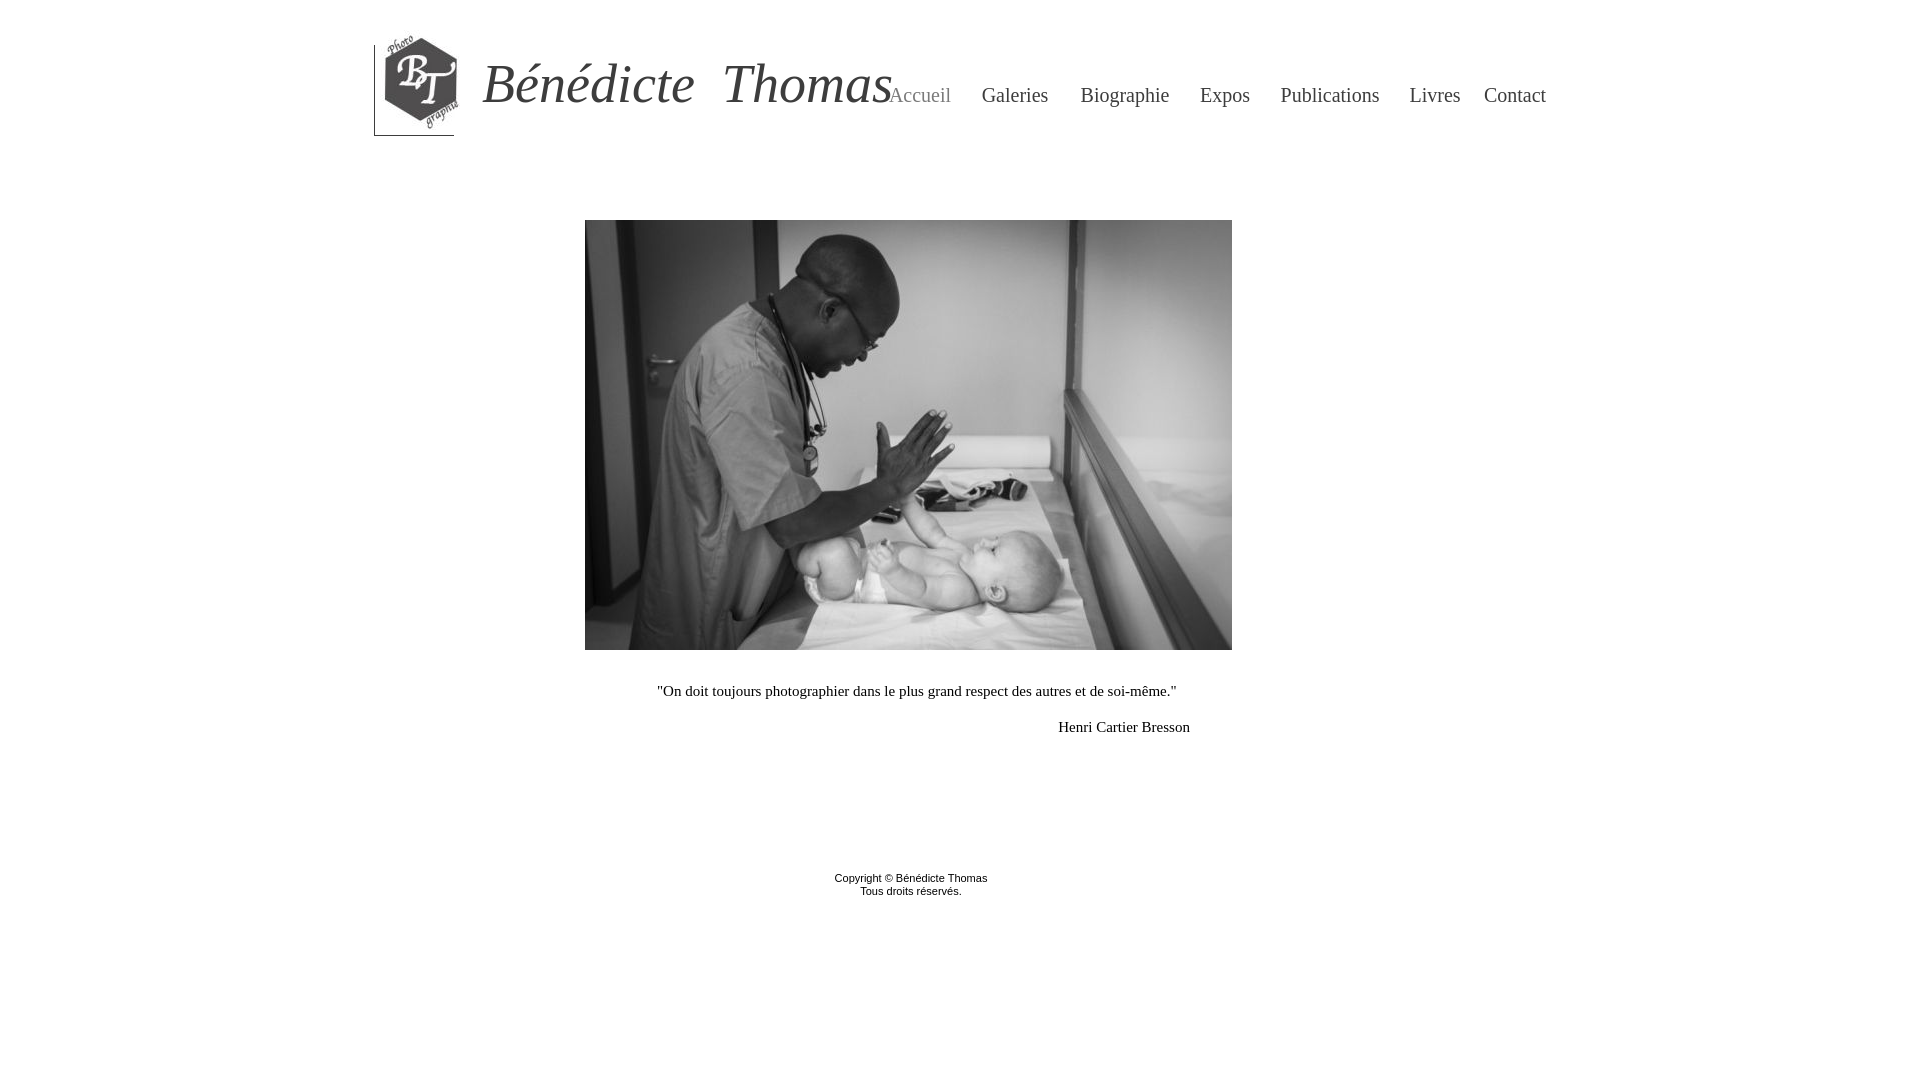  Describe the element at coordinates (1014, 95) in the screenshot. I see `'Galeries'` at that location.